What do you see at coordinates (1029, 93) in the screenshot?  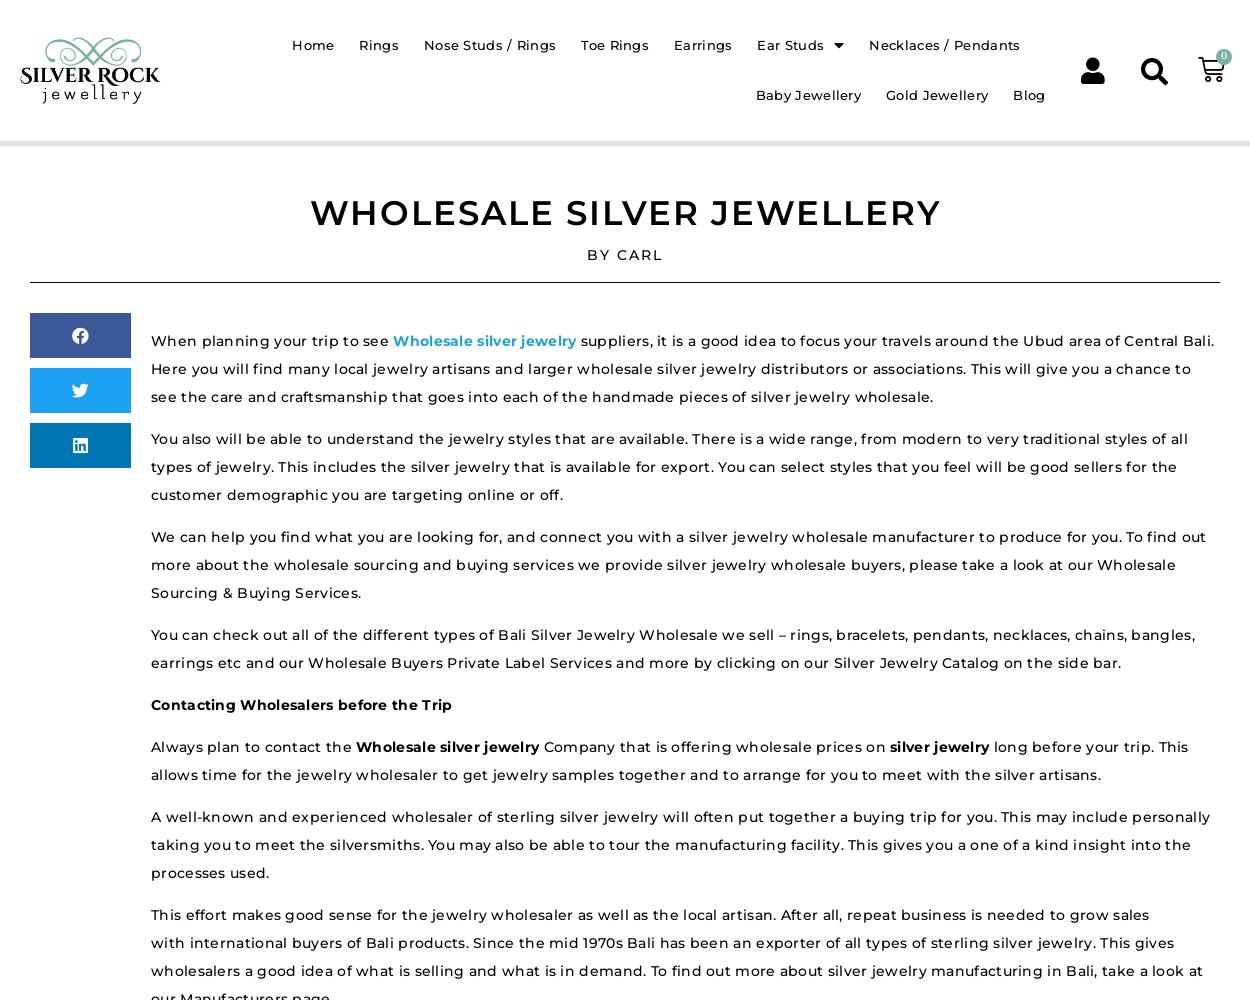 I see `'Blog'` at bounding box center [1029, 93].